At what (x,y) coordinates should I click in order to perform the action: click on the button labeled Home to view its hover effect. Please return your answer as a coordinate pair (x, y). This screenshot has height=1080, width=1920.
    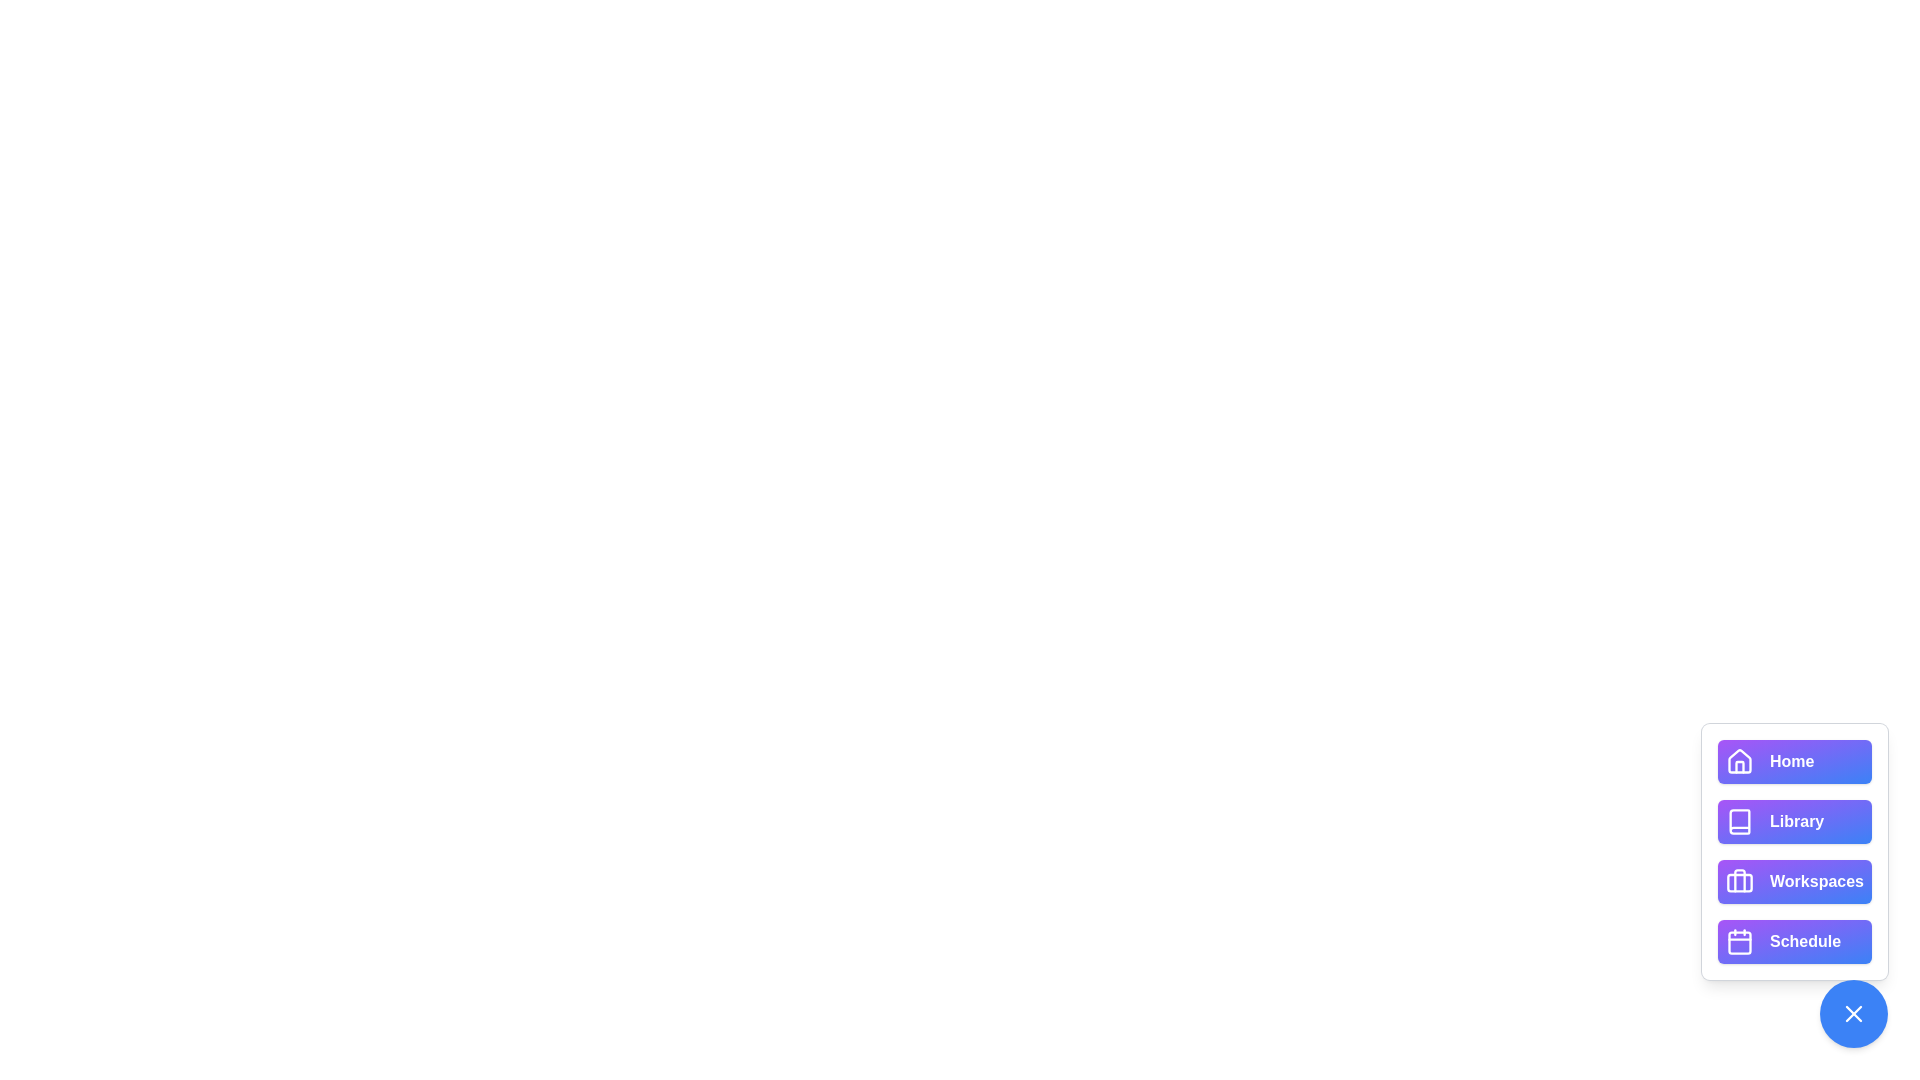
    Looking at the image, I should click on (1795, 762).